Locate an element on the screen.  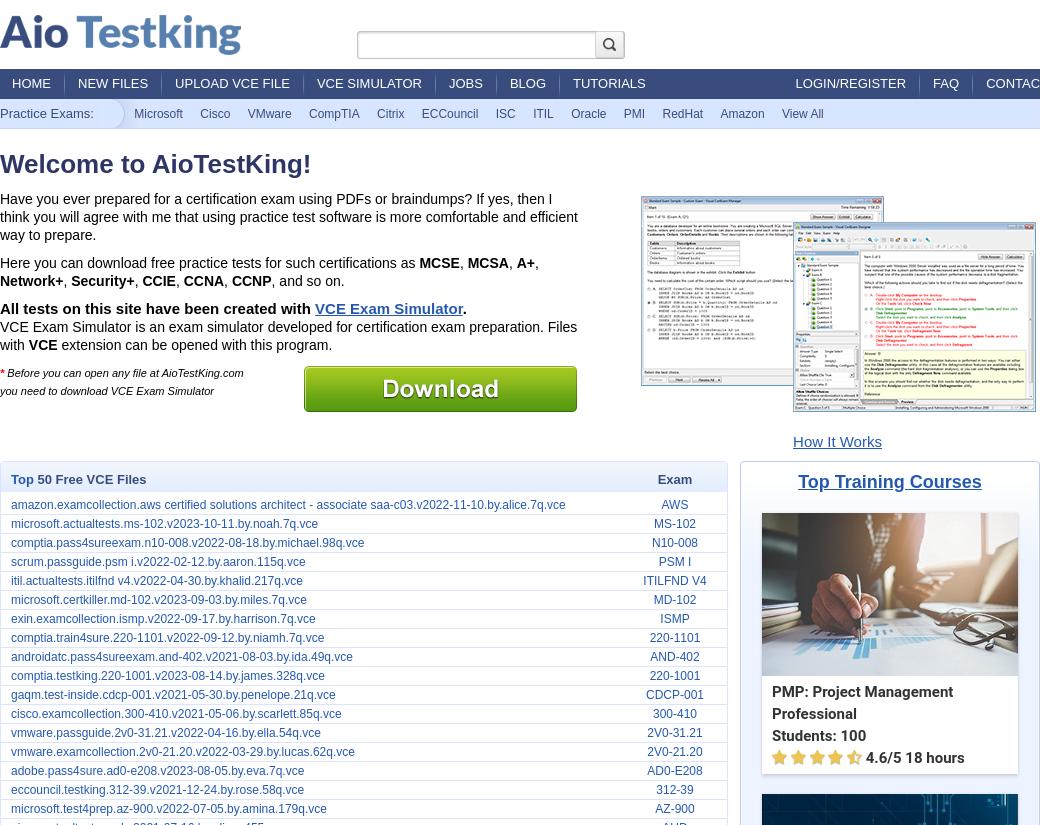
'PMI' is located at coordinates (633, 114).